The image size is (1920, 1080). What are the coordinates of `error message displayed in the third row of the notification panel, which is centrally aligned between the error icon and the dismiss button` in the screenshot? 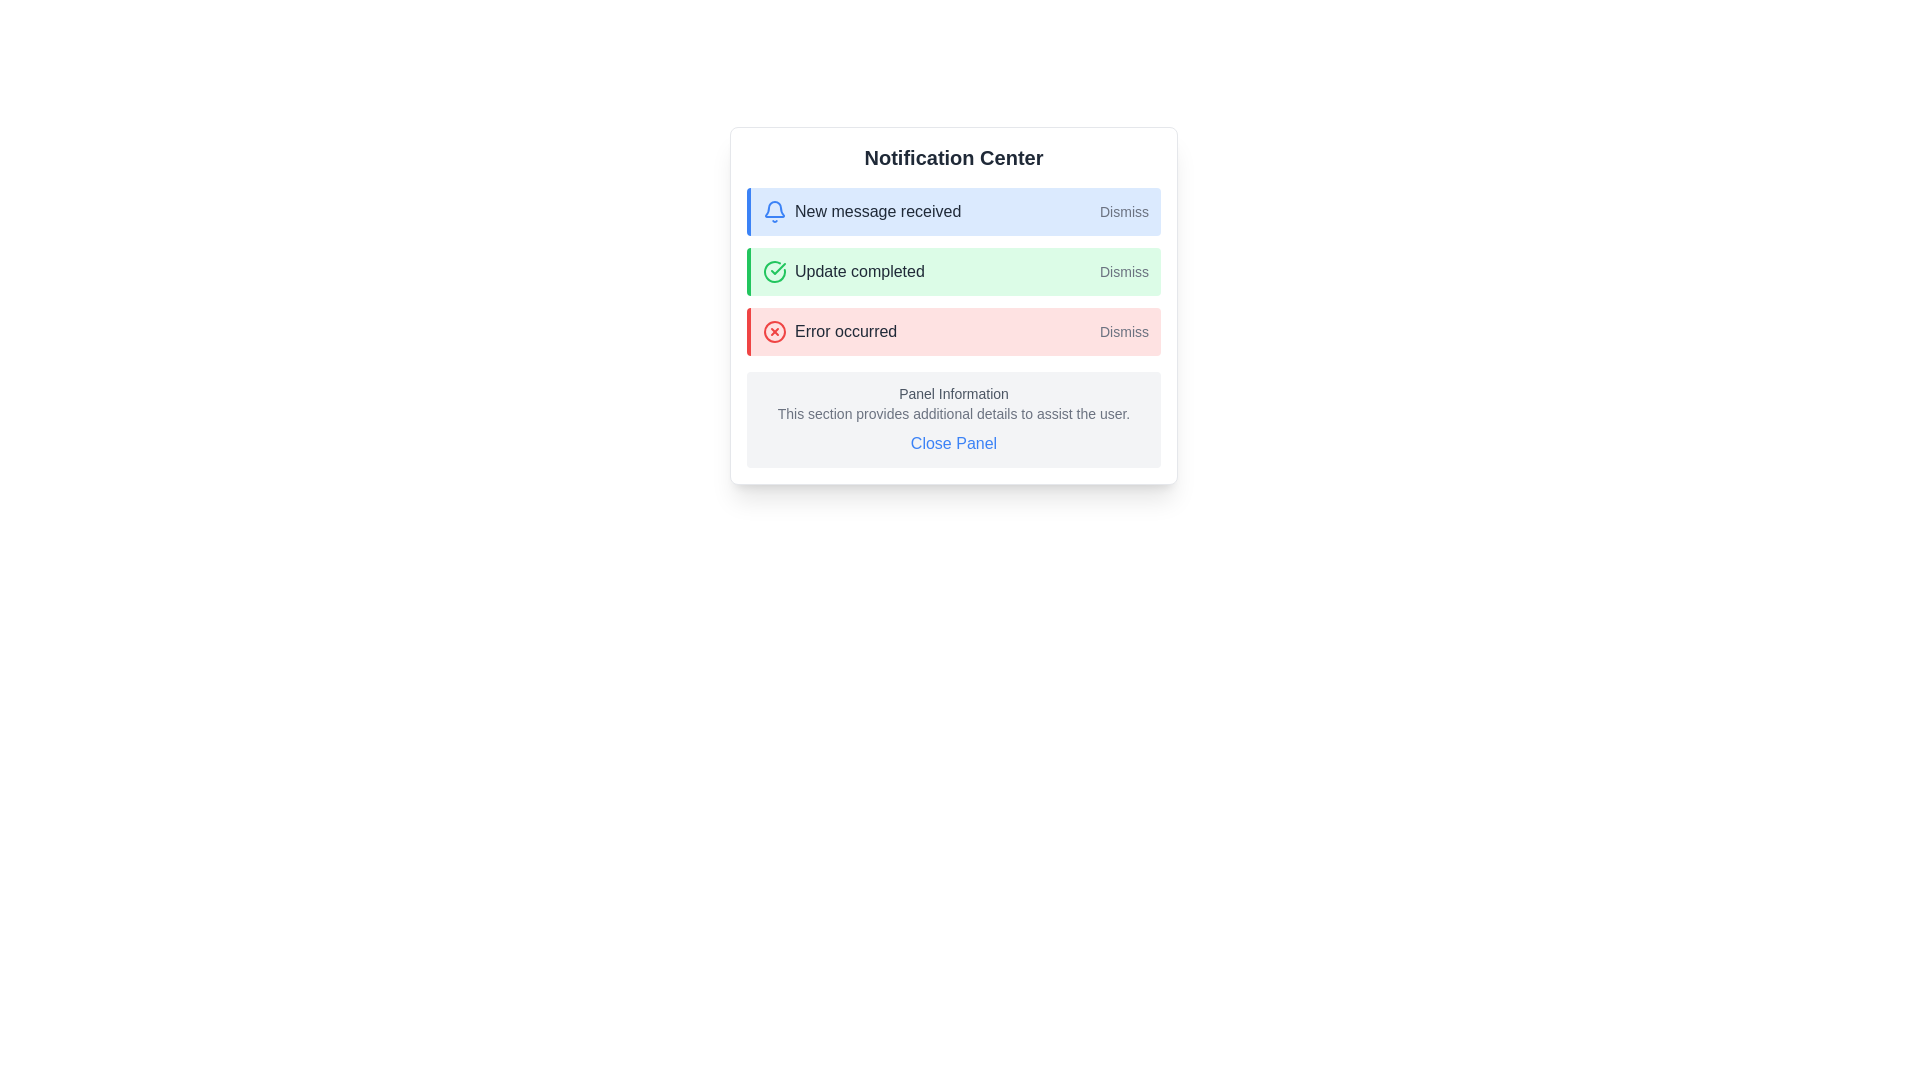 It's located at (846, 330).